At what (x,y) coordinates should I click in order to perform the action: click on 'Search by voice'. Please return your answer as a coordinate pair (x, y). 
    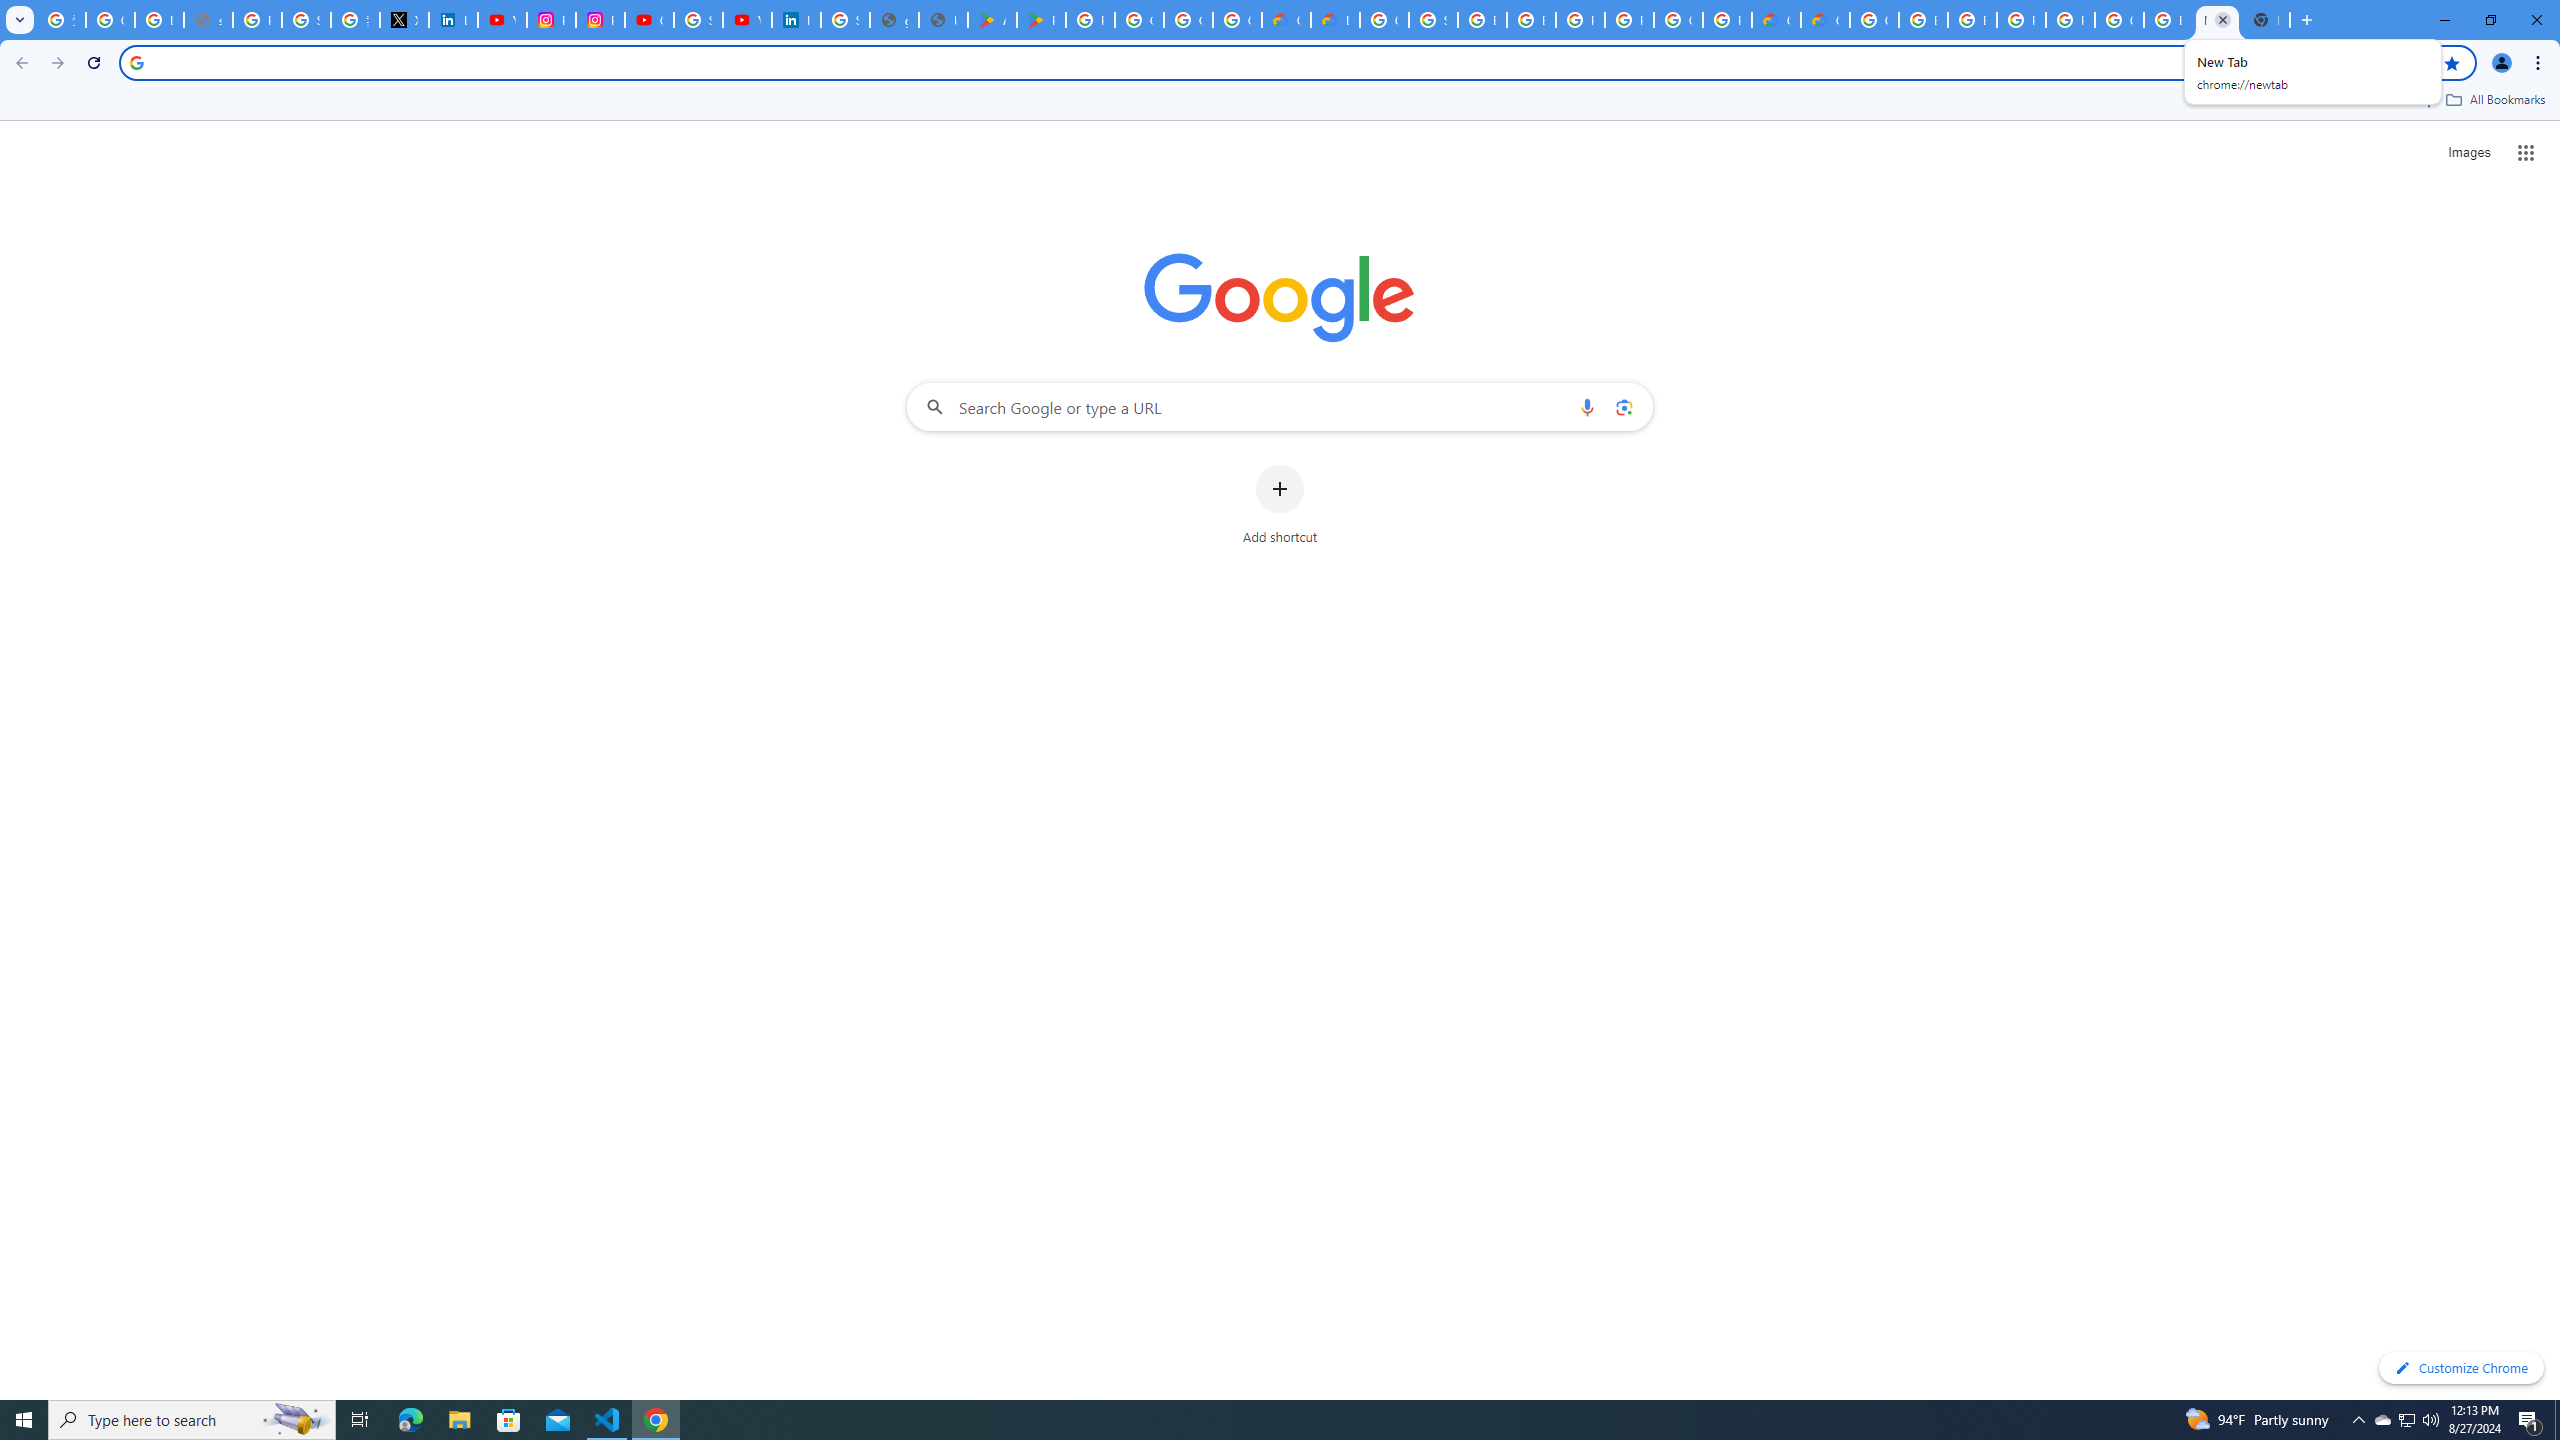
    Looking at the image, I should click on (1586, 405).